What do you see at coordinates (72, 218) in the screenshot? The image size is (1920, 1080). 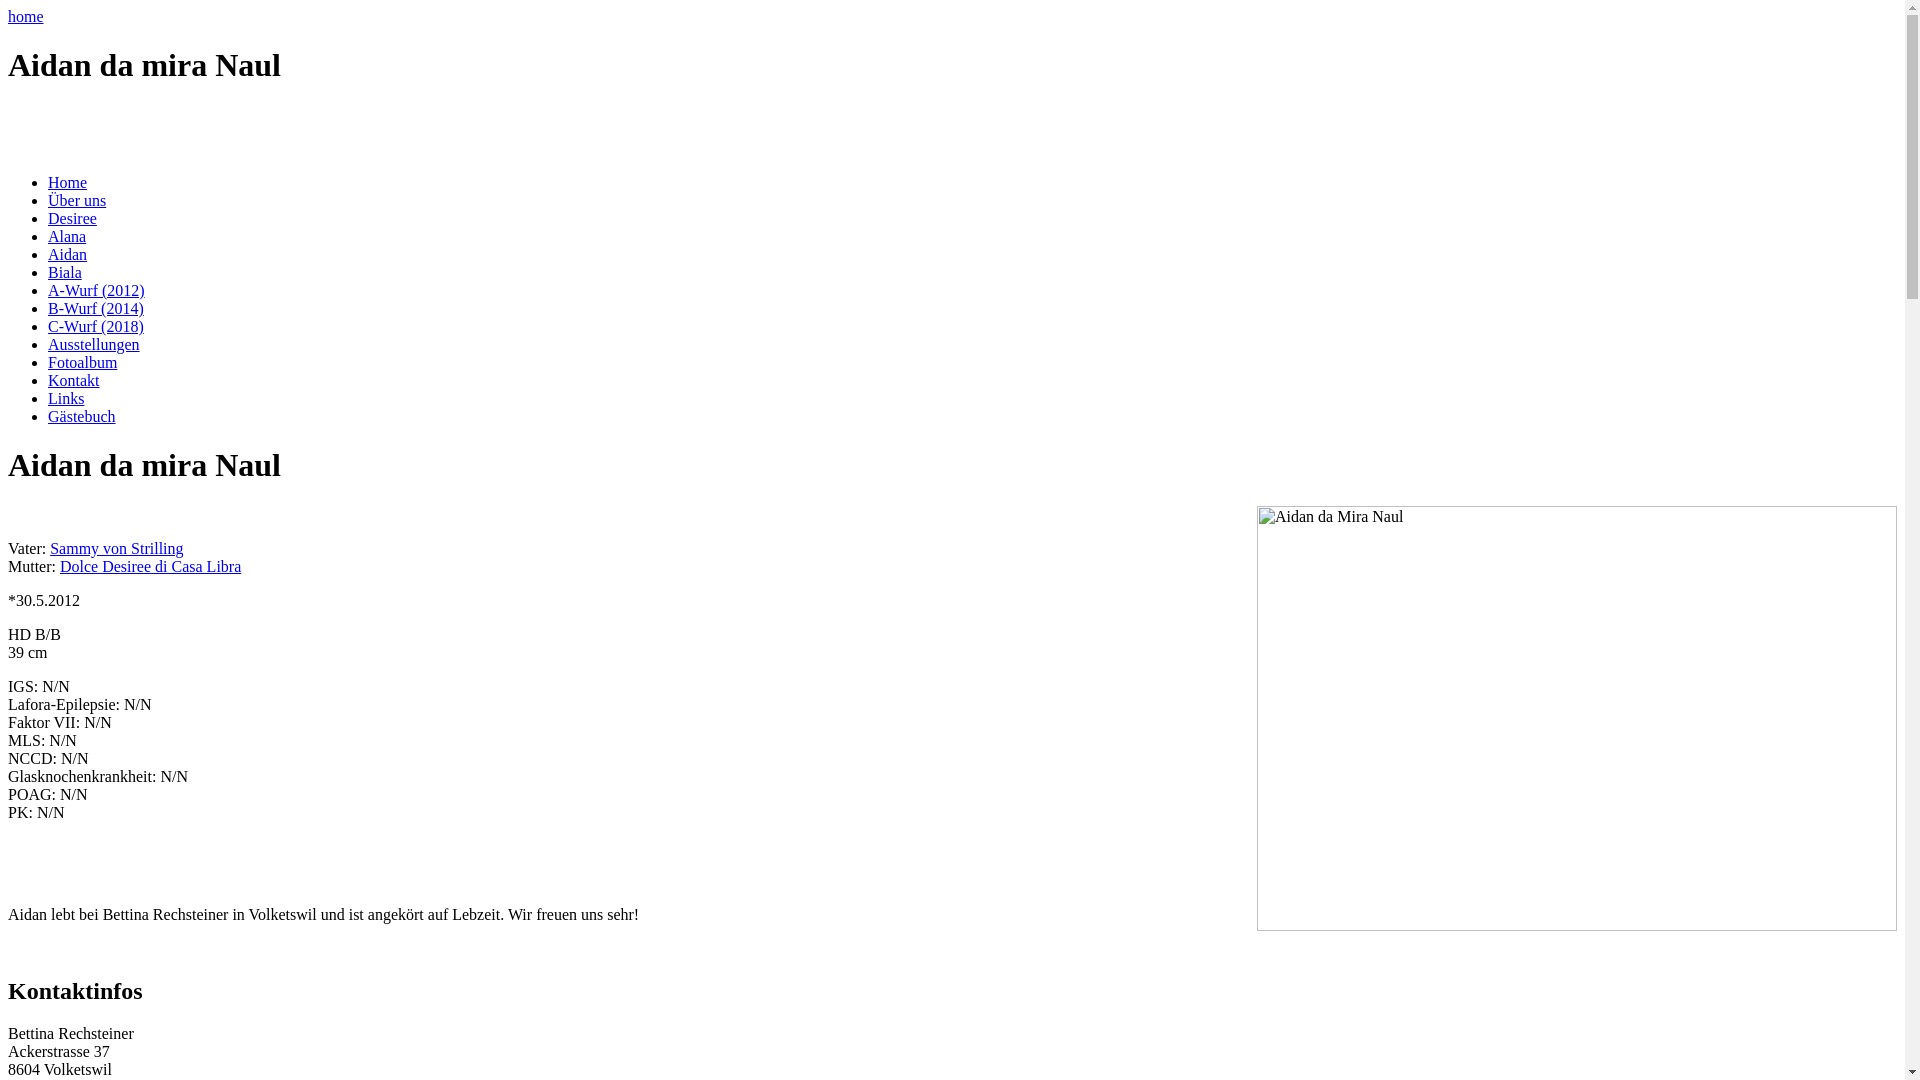 I see `'Desiree'` at bounding box center [72, 218].